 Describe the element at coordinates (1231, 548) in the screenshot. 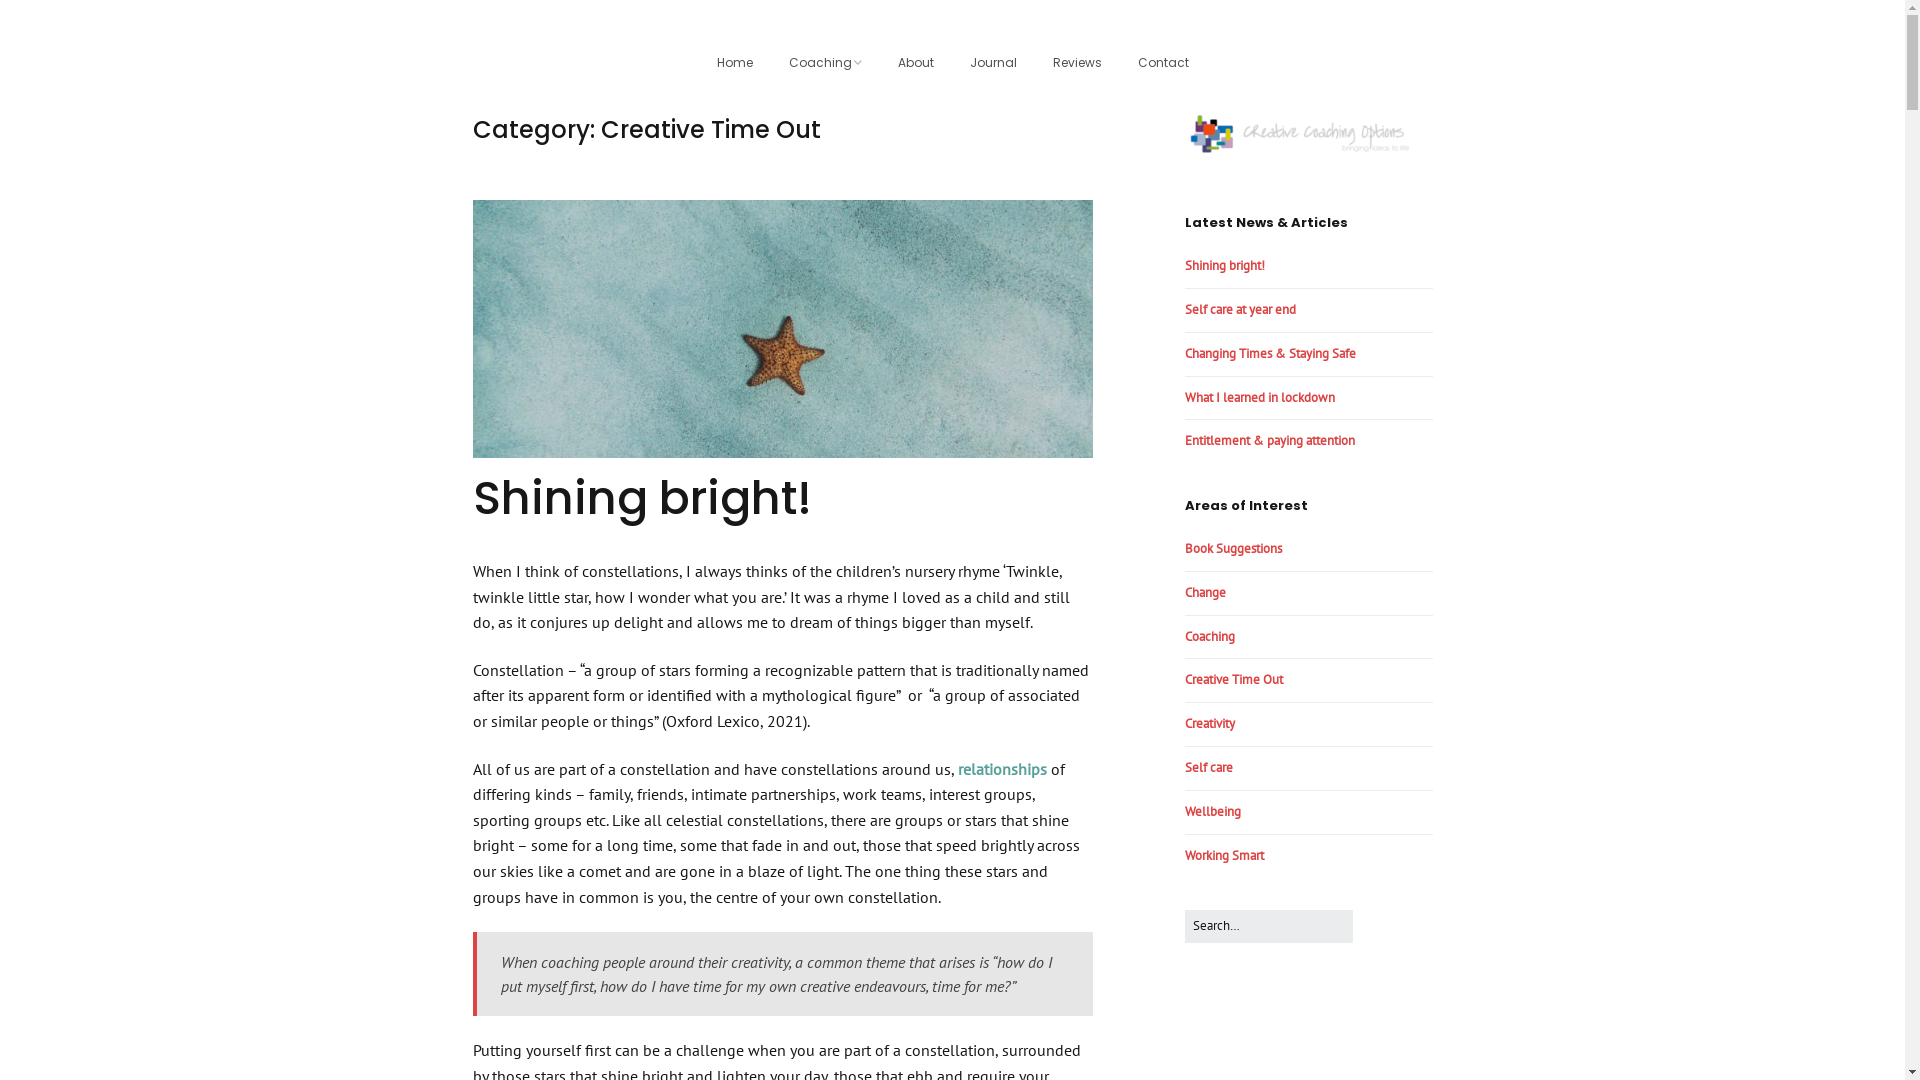

I see `'Book Suggestions'` at that location.